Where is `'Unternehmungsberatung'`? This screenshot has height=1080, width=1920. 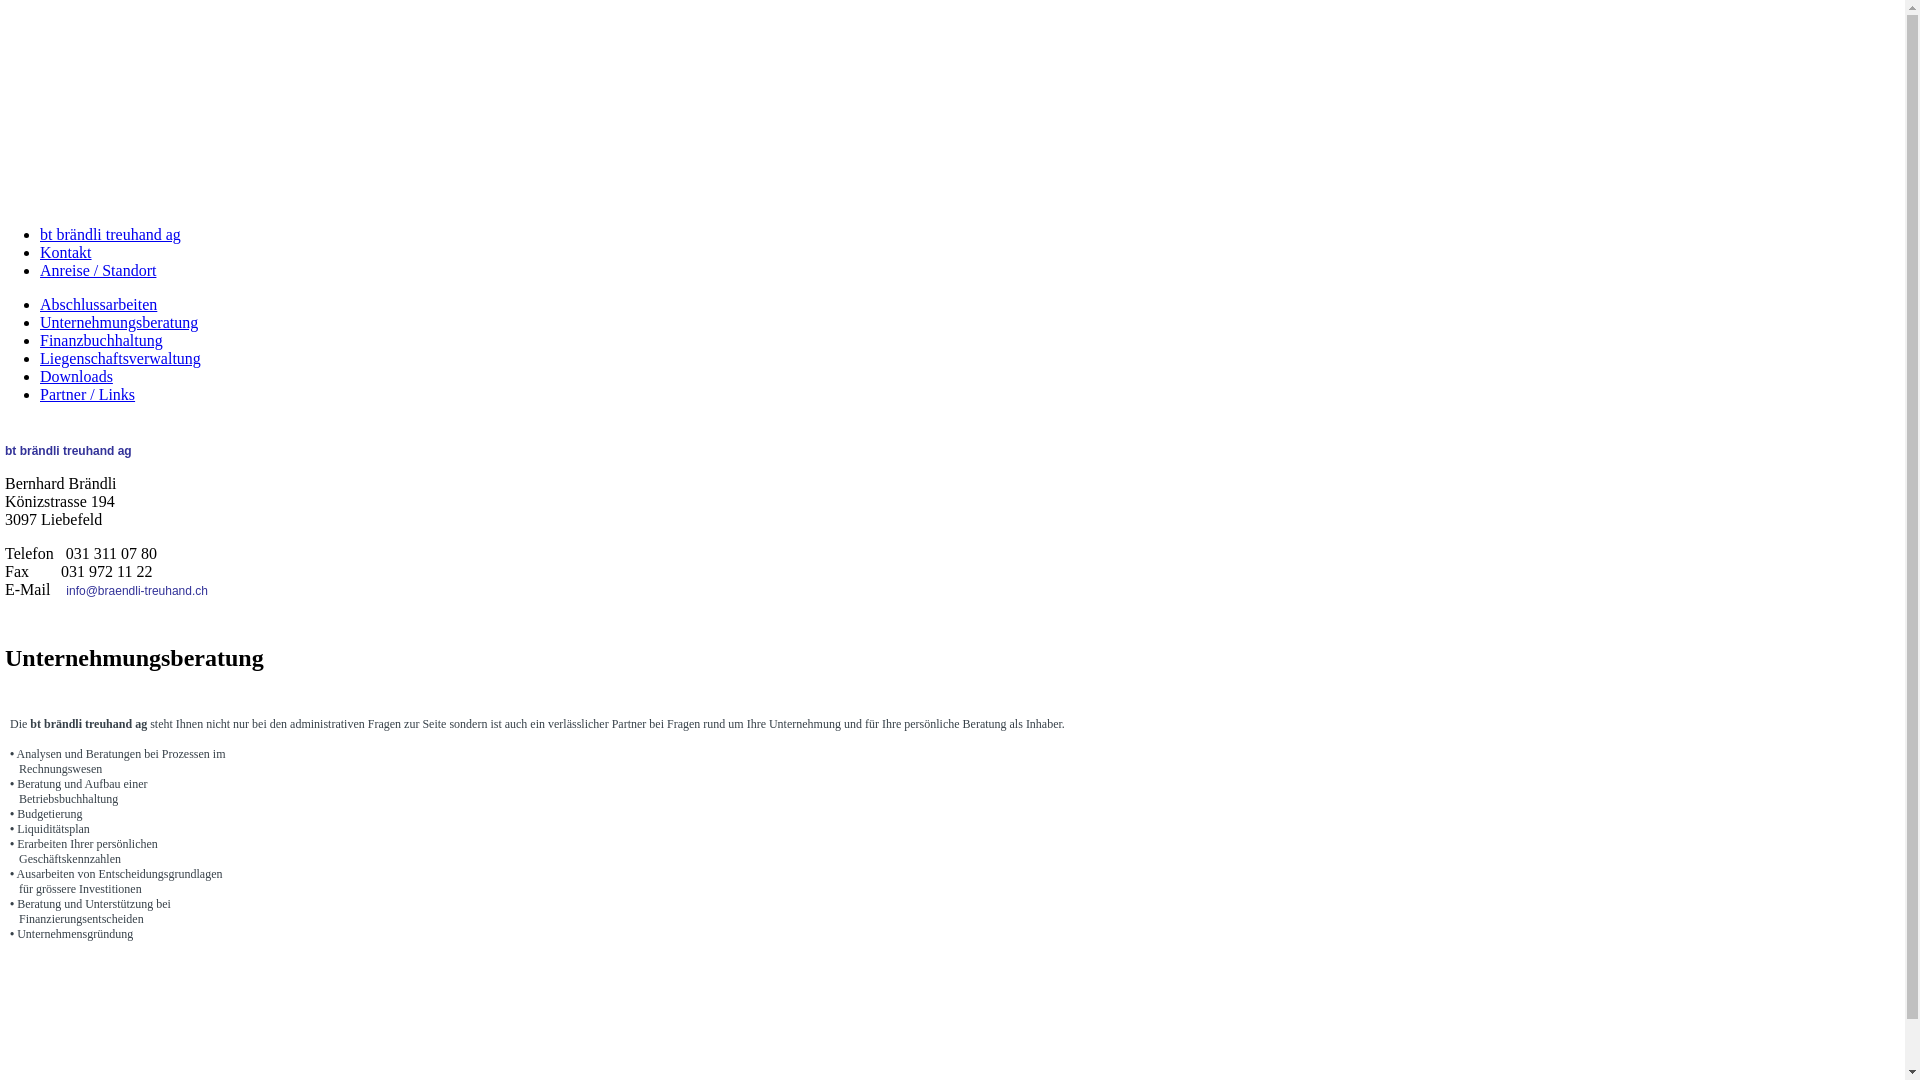
'Unternehmungsberatung' is located at coordinates (118, 321).